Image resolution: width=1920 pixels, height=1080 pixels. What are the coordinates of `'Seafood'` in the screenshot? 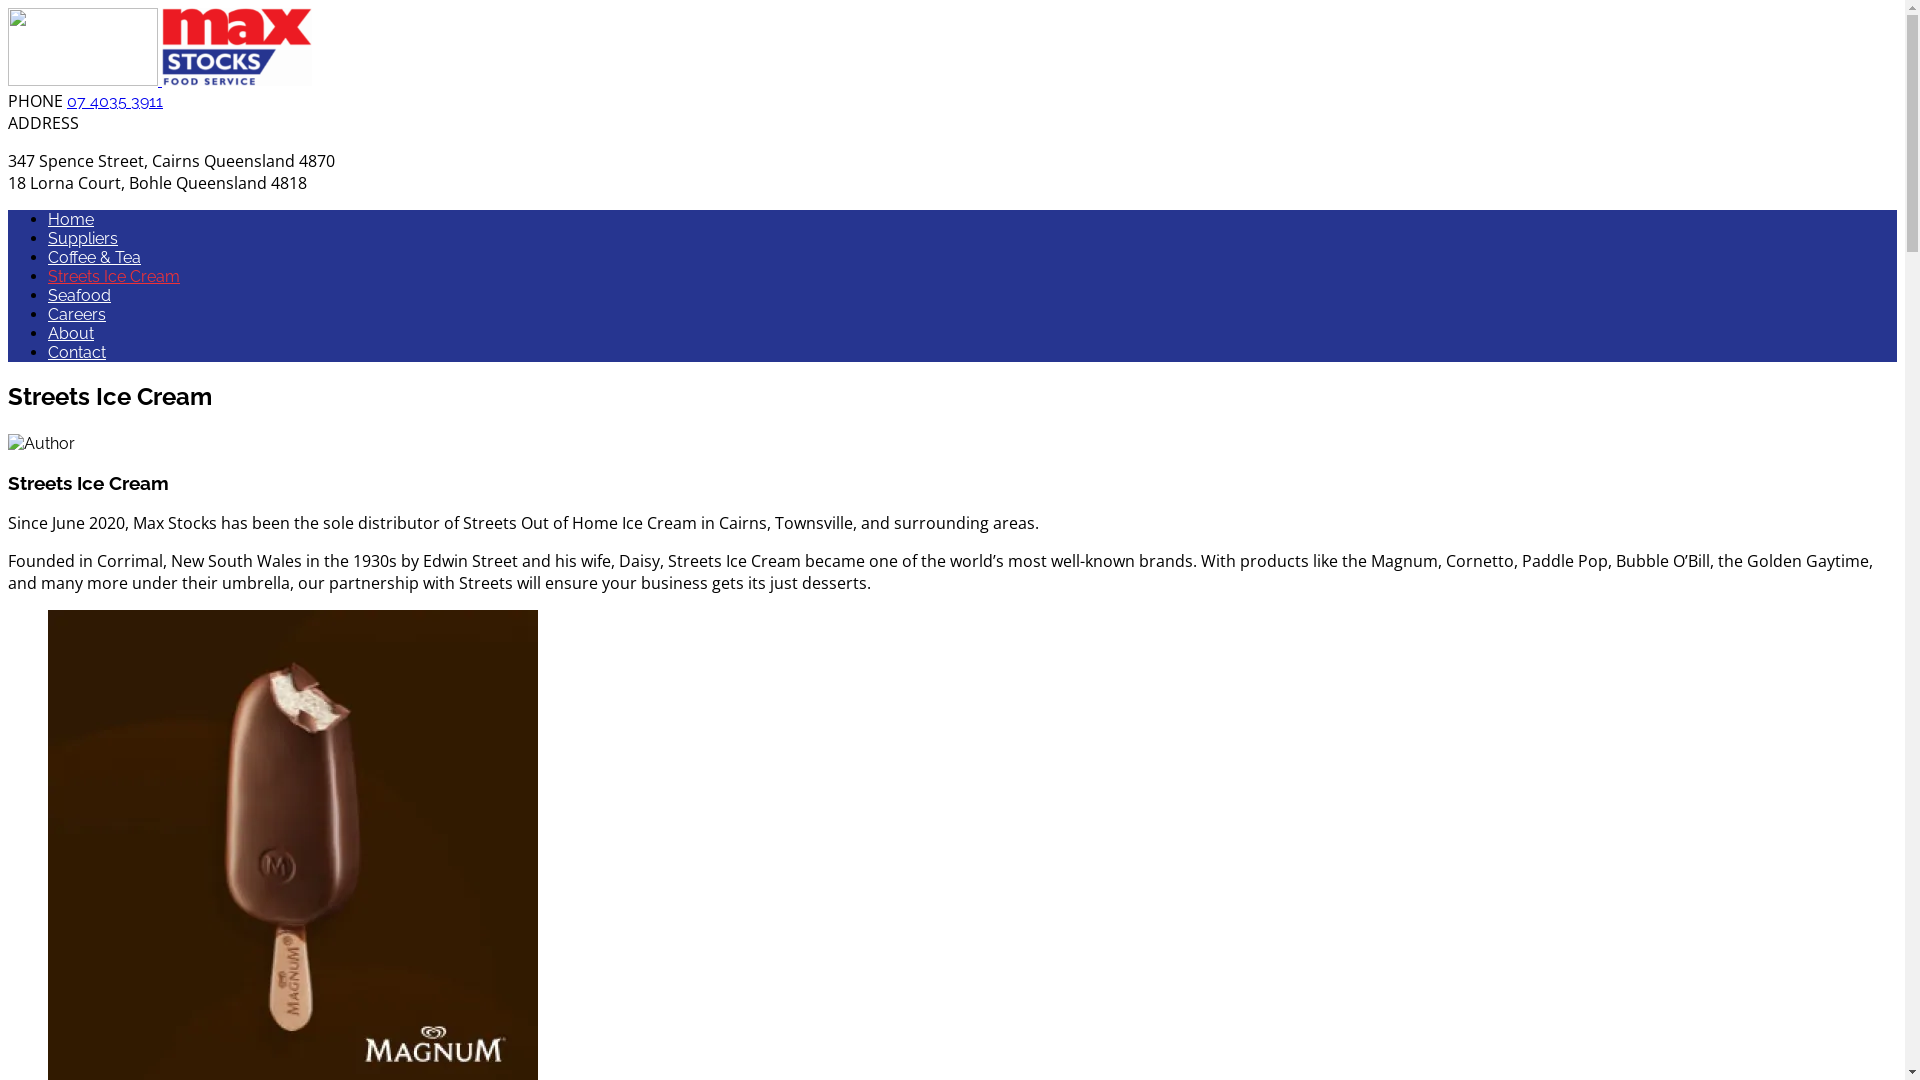 It's located at (79, 295).